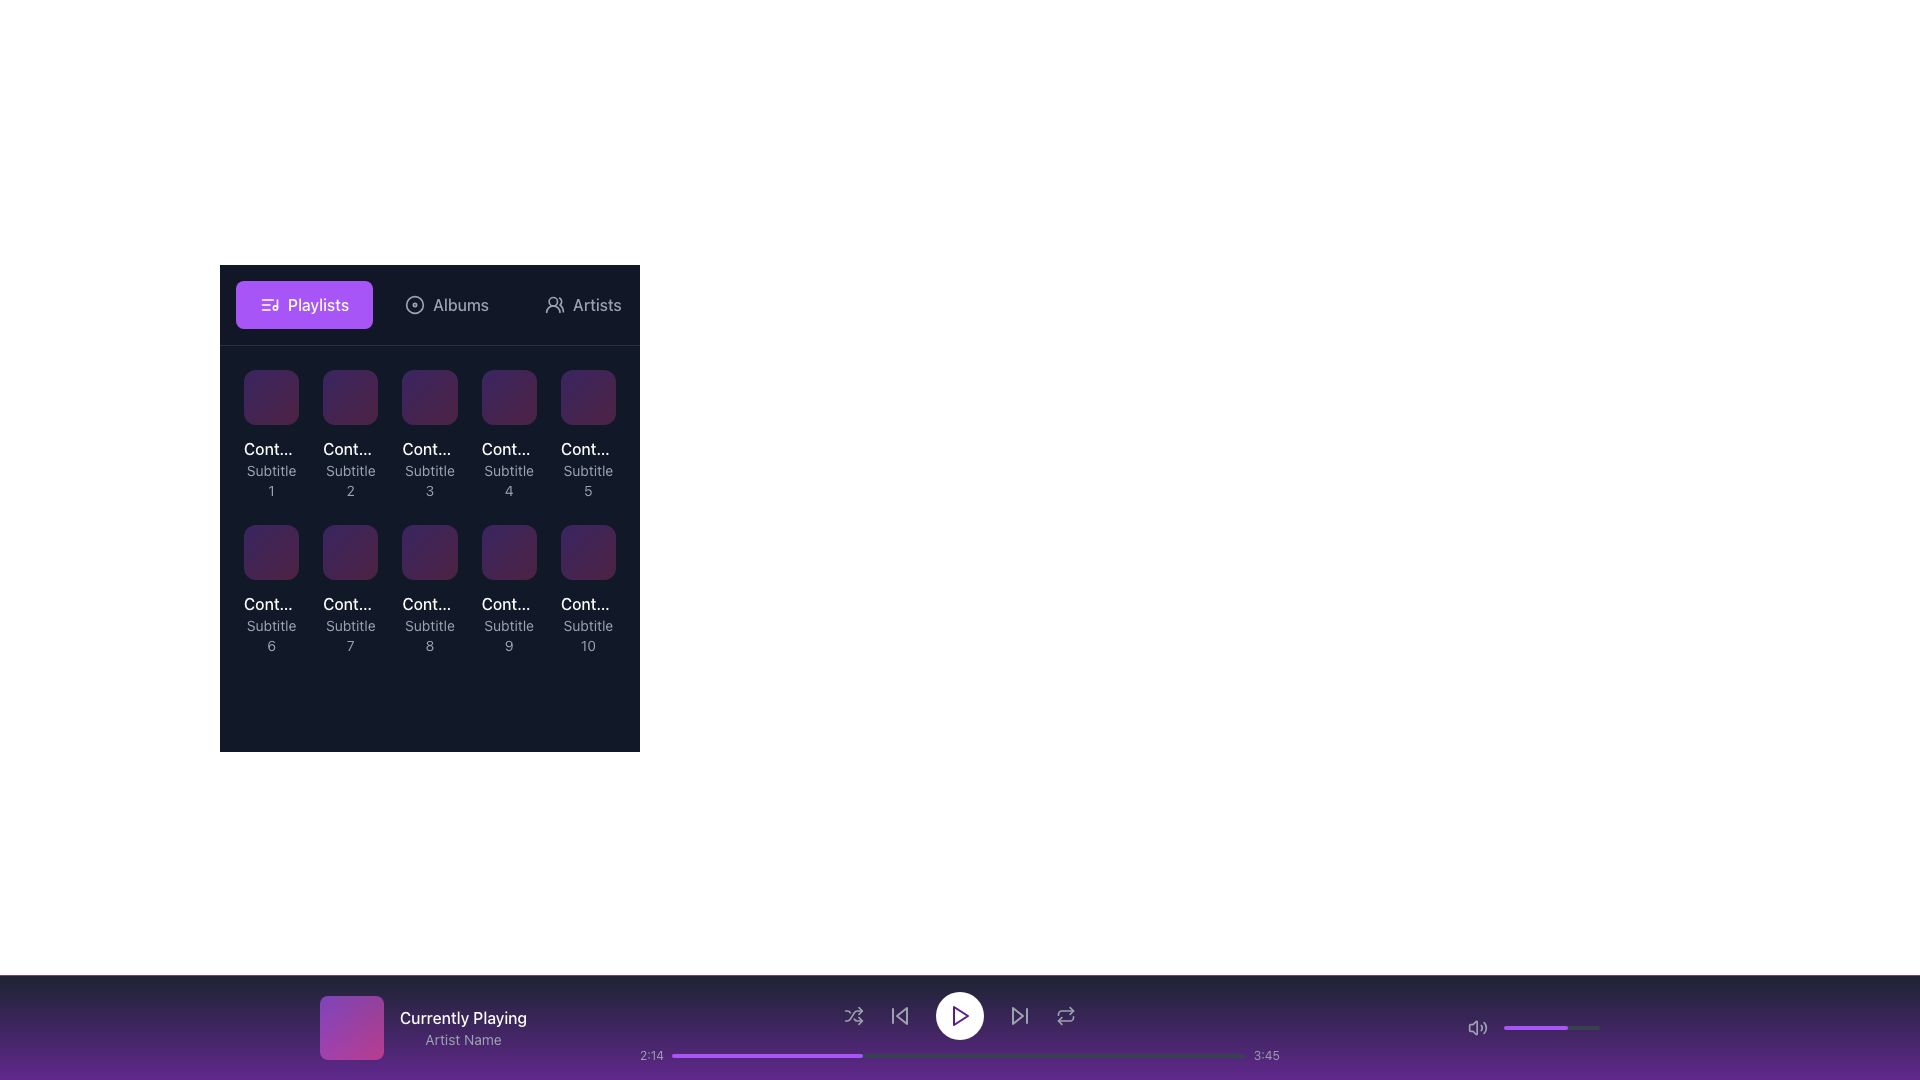 Image resolution: width=1920 pixels, height=1080 pixels. I want to click on the triangular-shaped 'Play' button icon, which is outlined in purple and located at the center of the bottom control bar, so click(960, 1015).